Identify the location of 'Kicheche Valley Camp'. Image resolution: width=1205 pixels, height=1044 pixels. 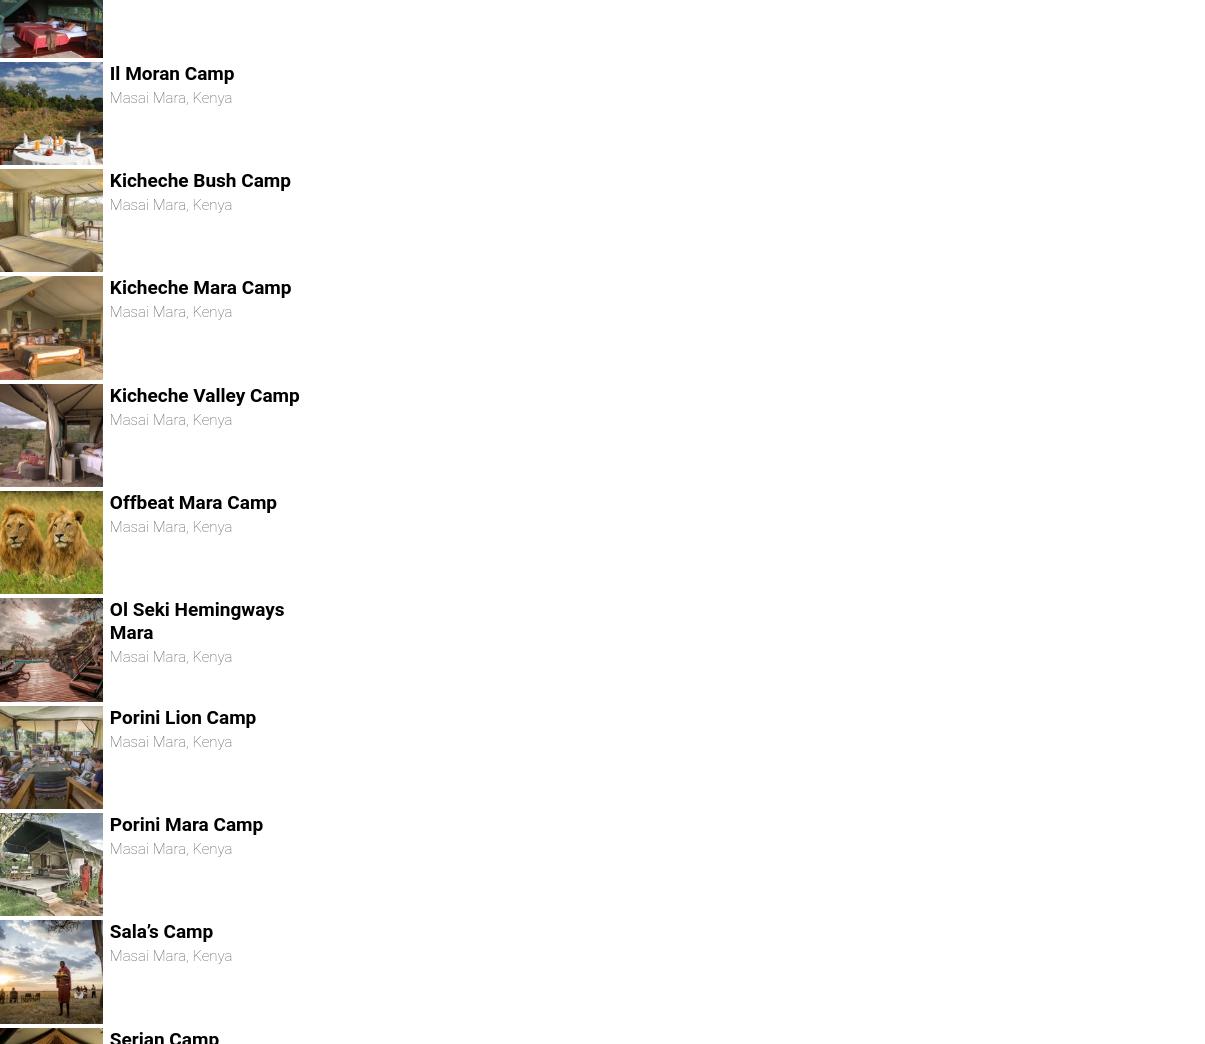
(203, 393).